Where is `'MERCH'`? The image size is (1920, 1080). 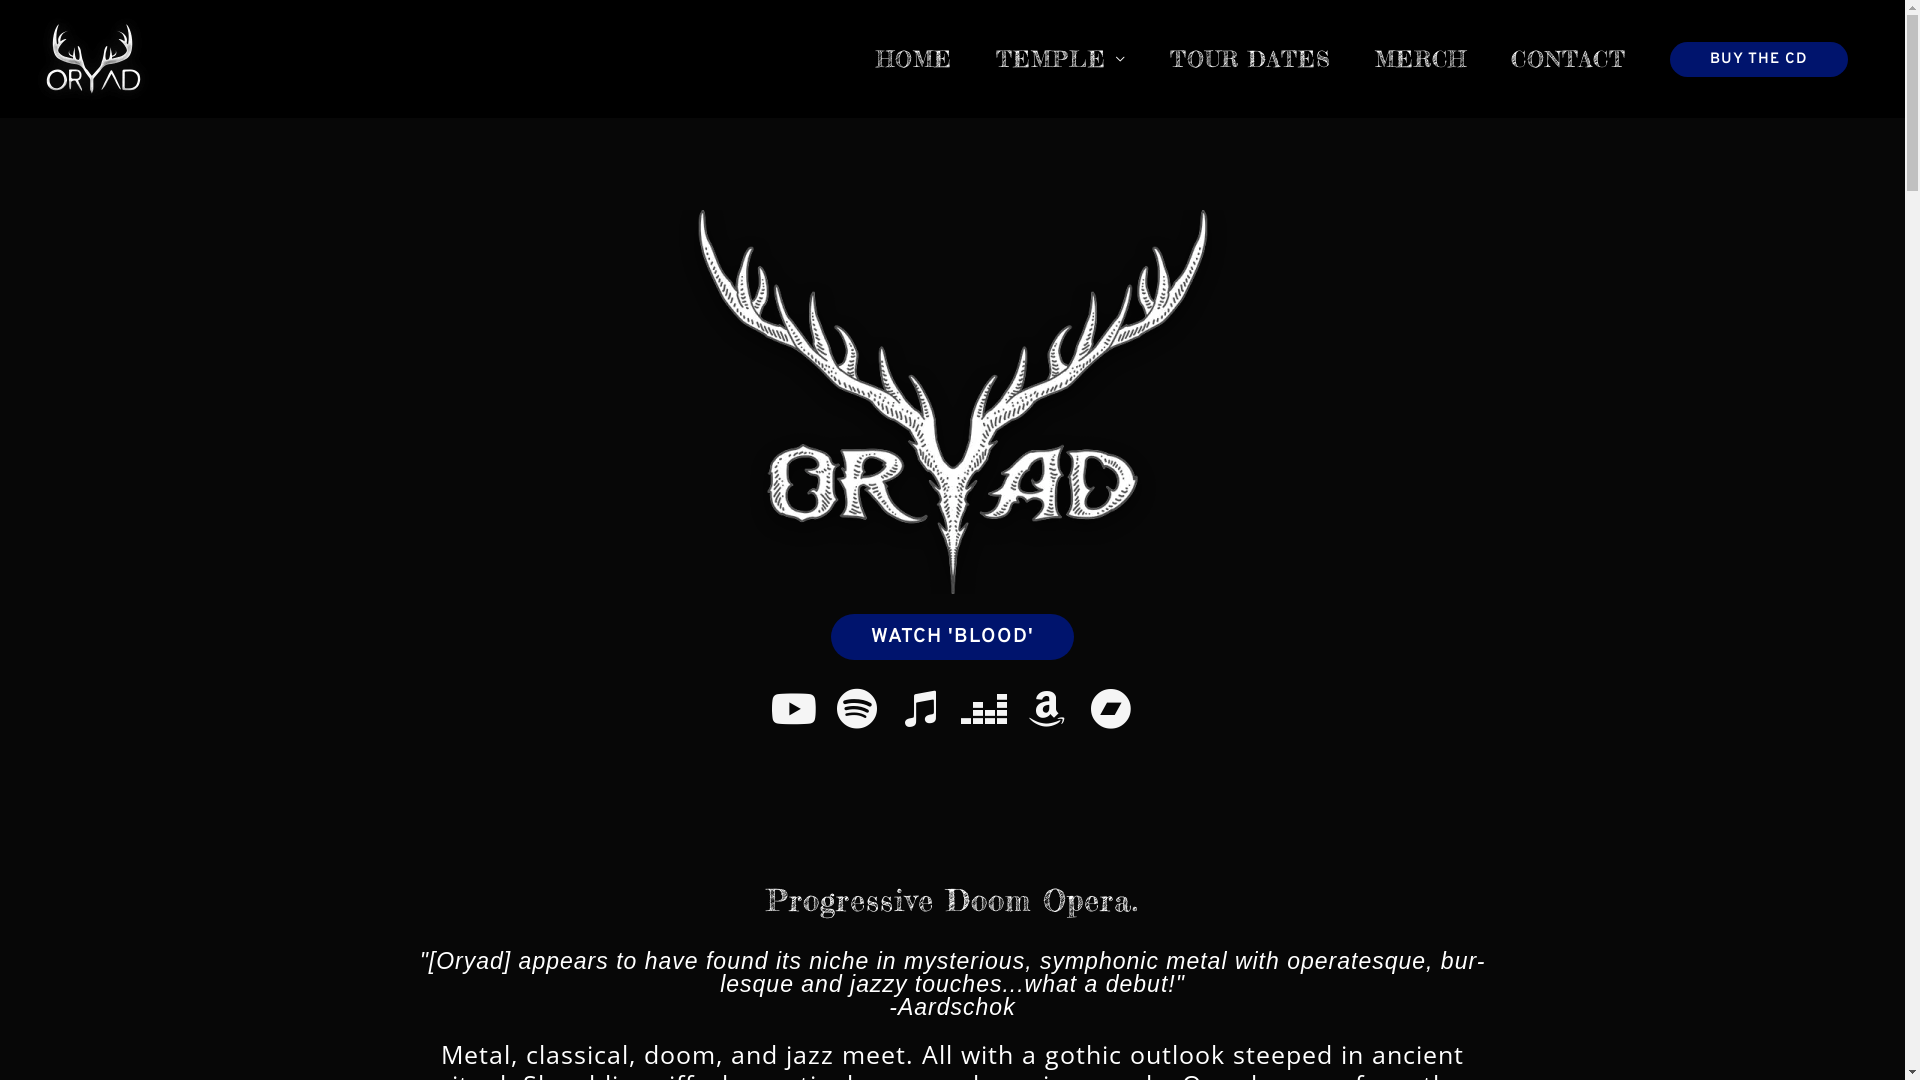 'MERCH' is located at coordinates (1419, 57).